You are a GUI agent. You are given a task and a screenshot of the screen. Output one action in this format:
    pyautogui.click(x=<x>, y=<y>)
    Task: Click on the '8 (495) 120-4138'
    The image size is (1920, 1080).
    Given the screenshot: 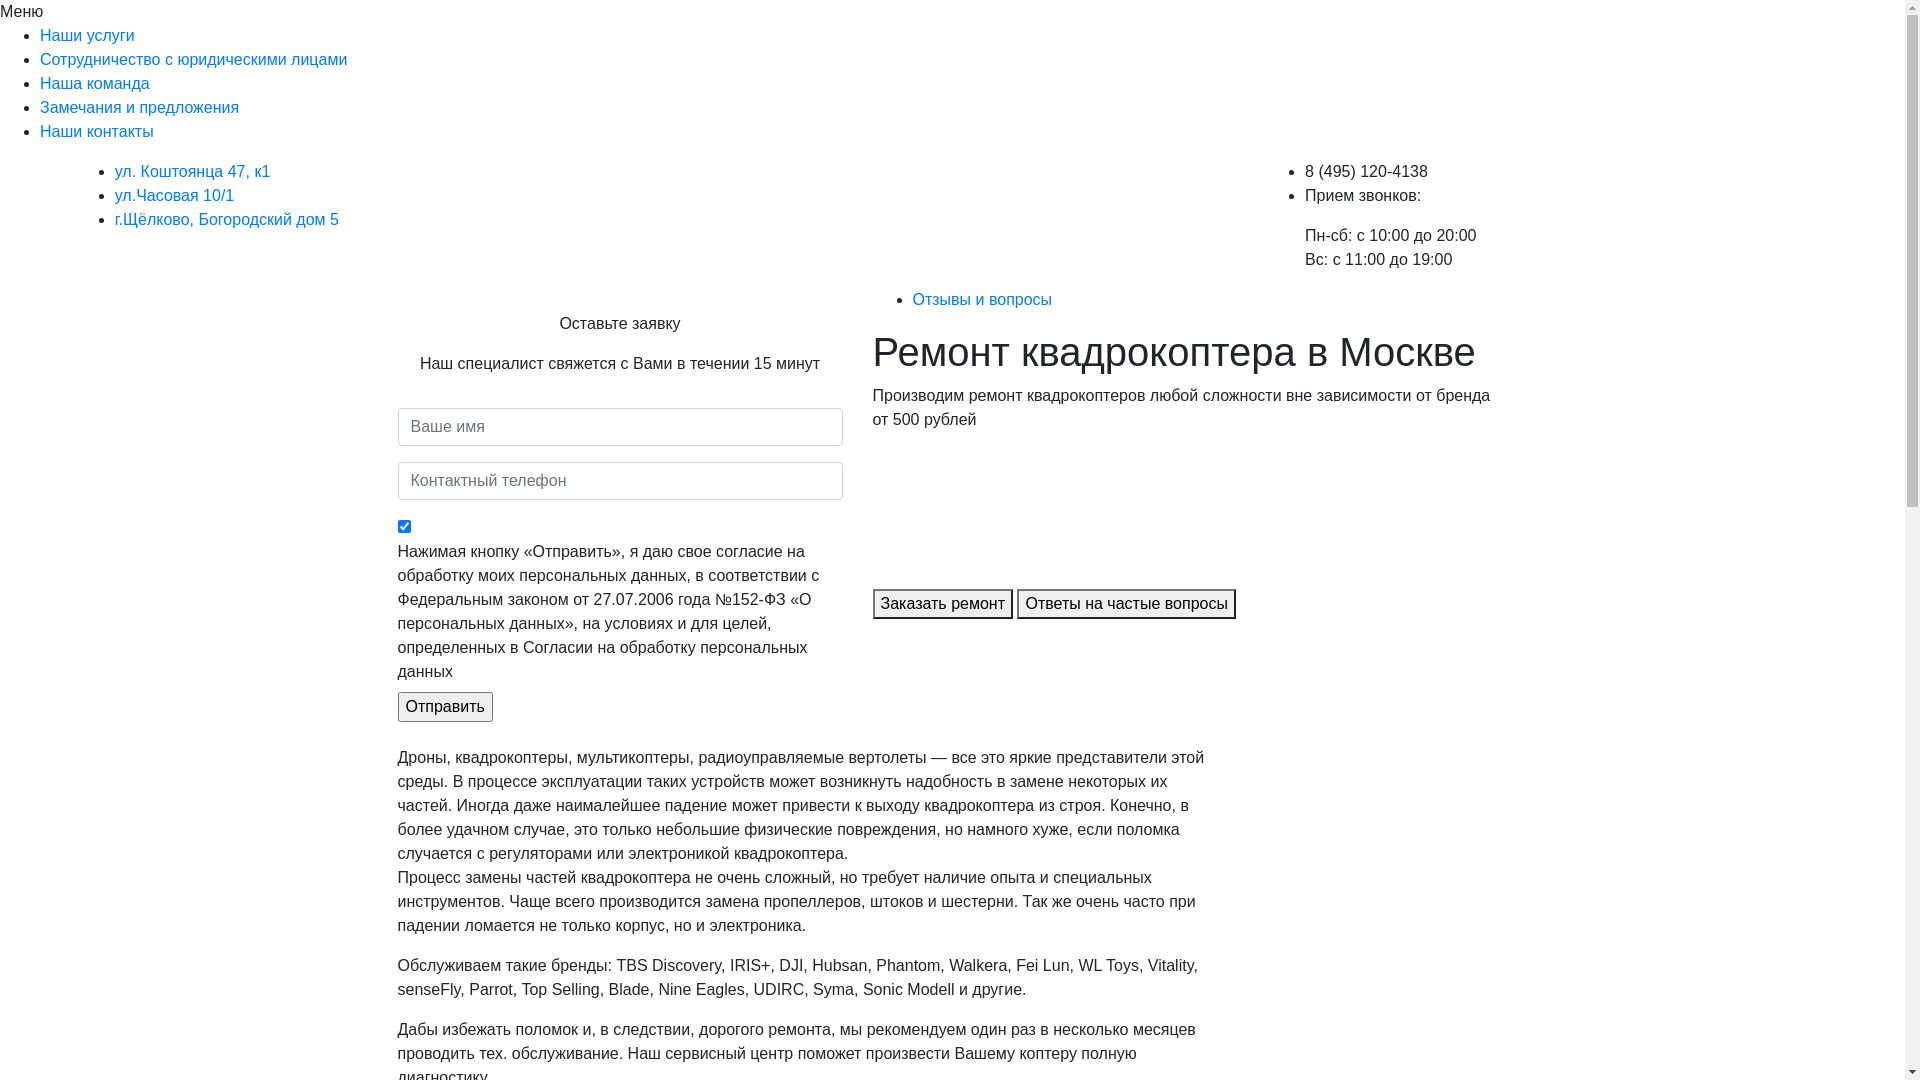 What is the action you would take?
    pyautogui.click(x=1365, y=170)
    